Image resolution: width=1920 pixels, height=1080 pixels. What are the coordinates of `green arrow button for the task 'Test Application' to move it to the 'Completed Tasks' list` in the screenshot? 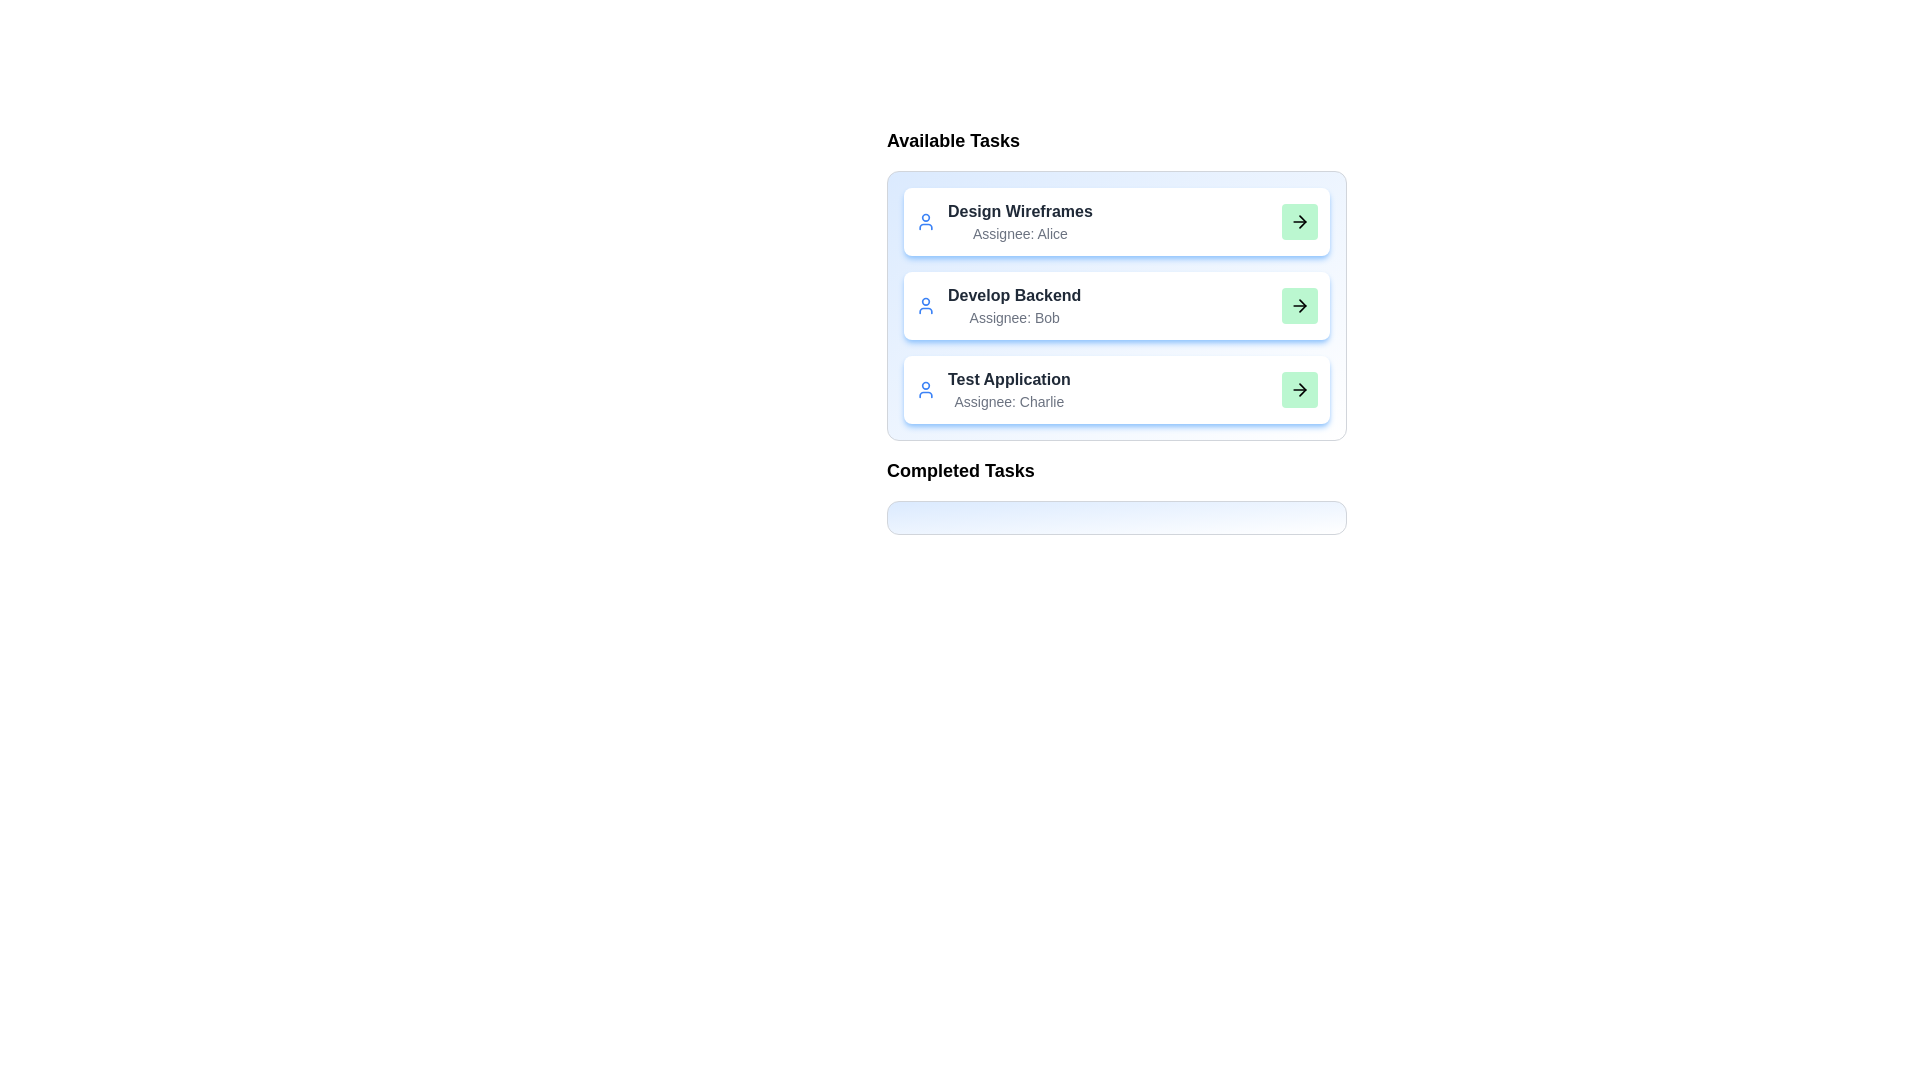 It's located at (1300, 389).